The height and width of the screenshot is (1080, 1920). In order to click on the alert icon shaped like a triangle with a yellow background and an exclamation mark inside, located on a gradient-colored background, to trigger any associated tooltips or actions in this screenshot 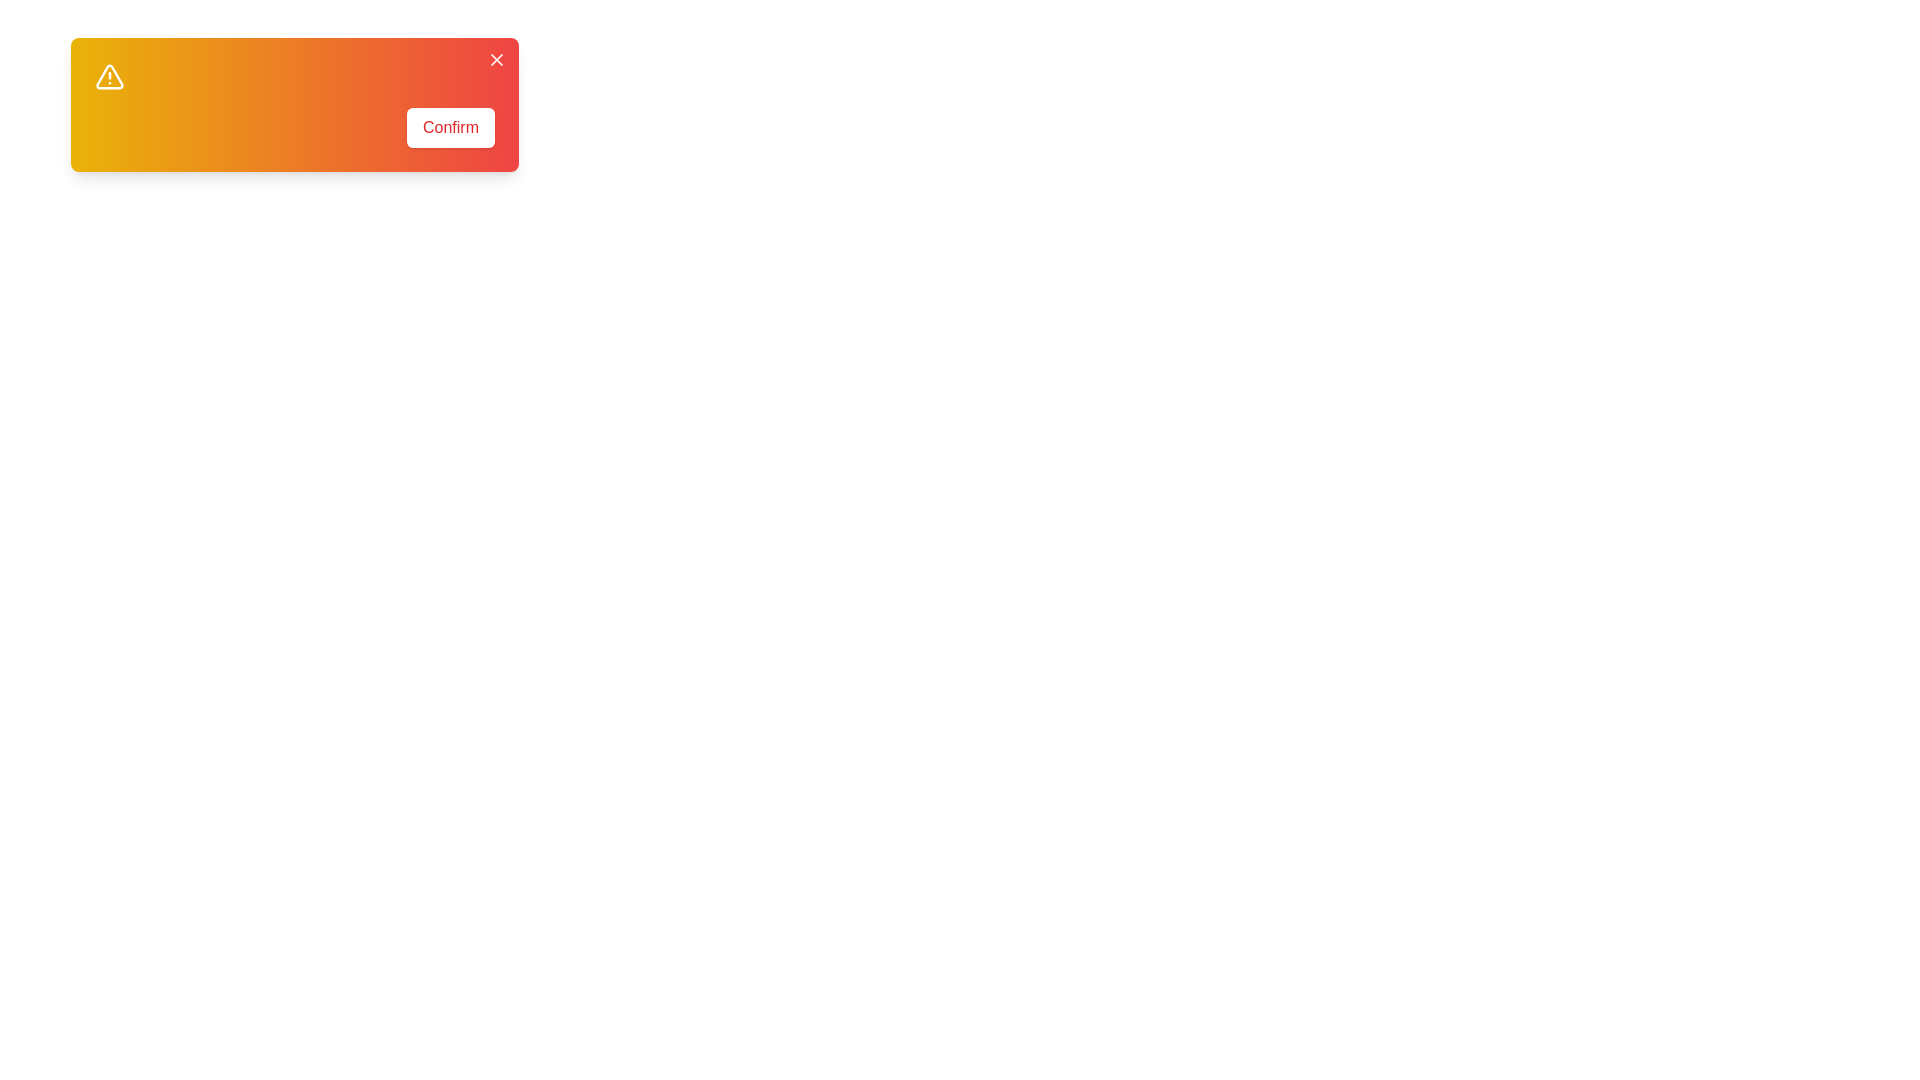, I will do `click(109, 76)`.